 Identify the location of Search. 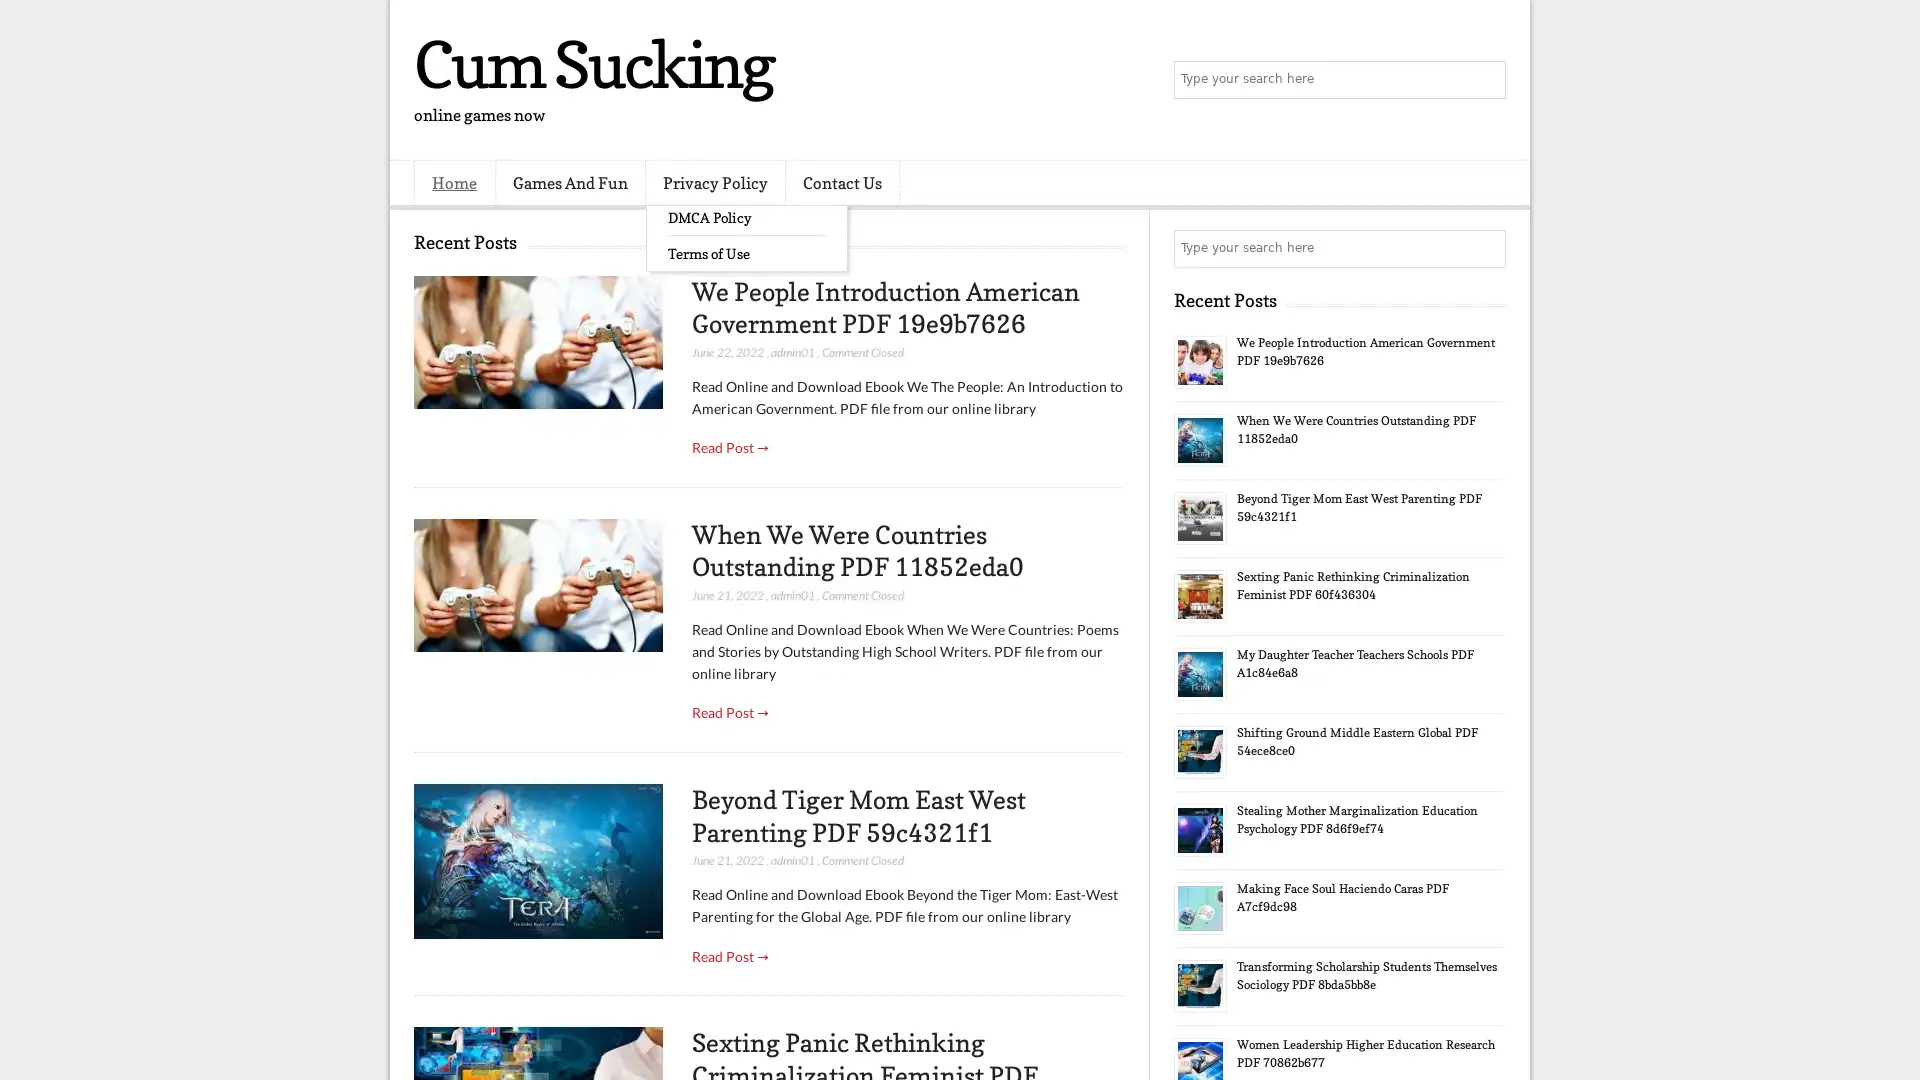
(1485, 80).